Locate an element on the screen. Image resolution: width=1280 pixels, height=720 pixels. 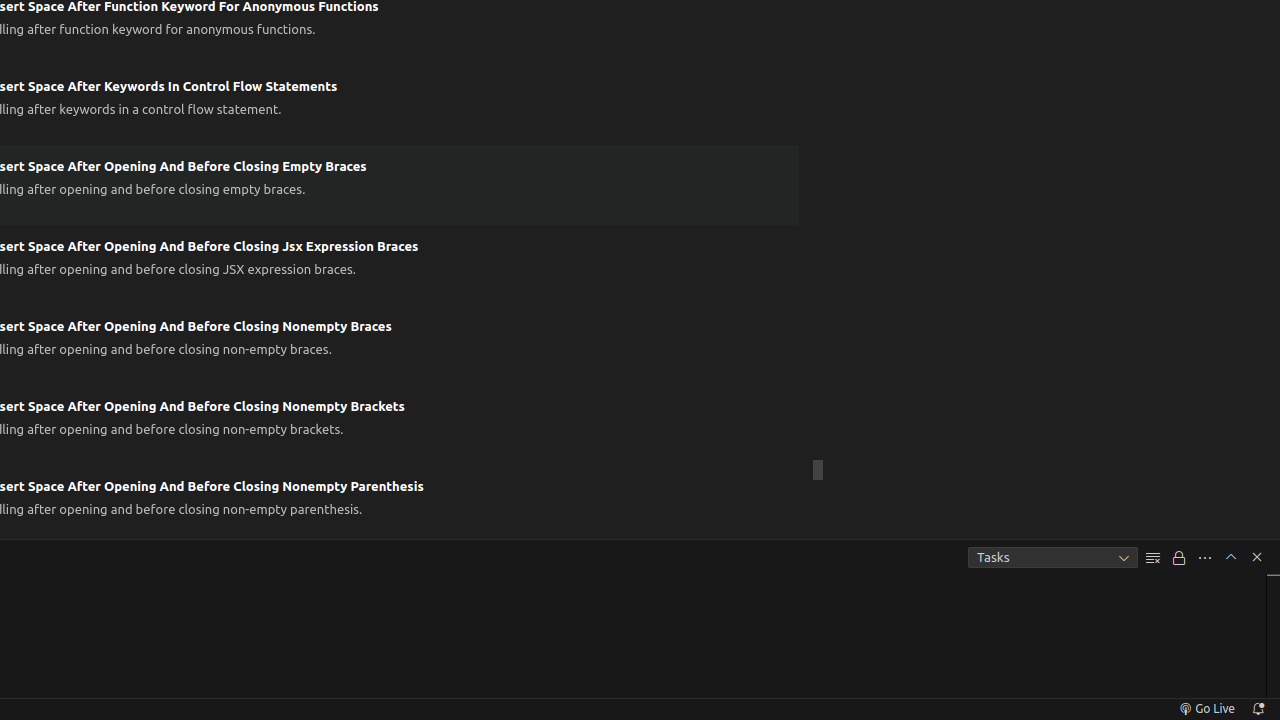
'broadcast Go Live, Click to run live server' is located at coordinates (1205, 707).